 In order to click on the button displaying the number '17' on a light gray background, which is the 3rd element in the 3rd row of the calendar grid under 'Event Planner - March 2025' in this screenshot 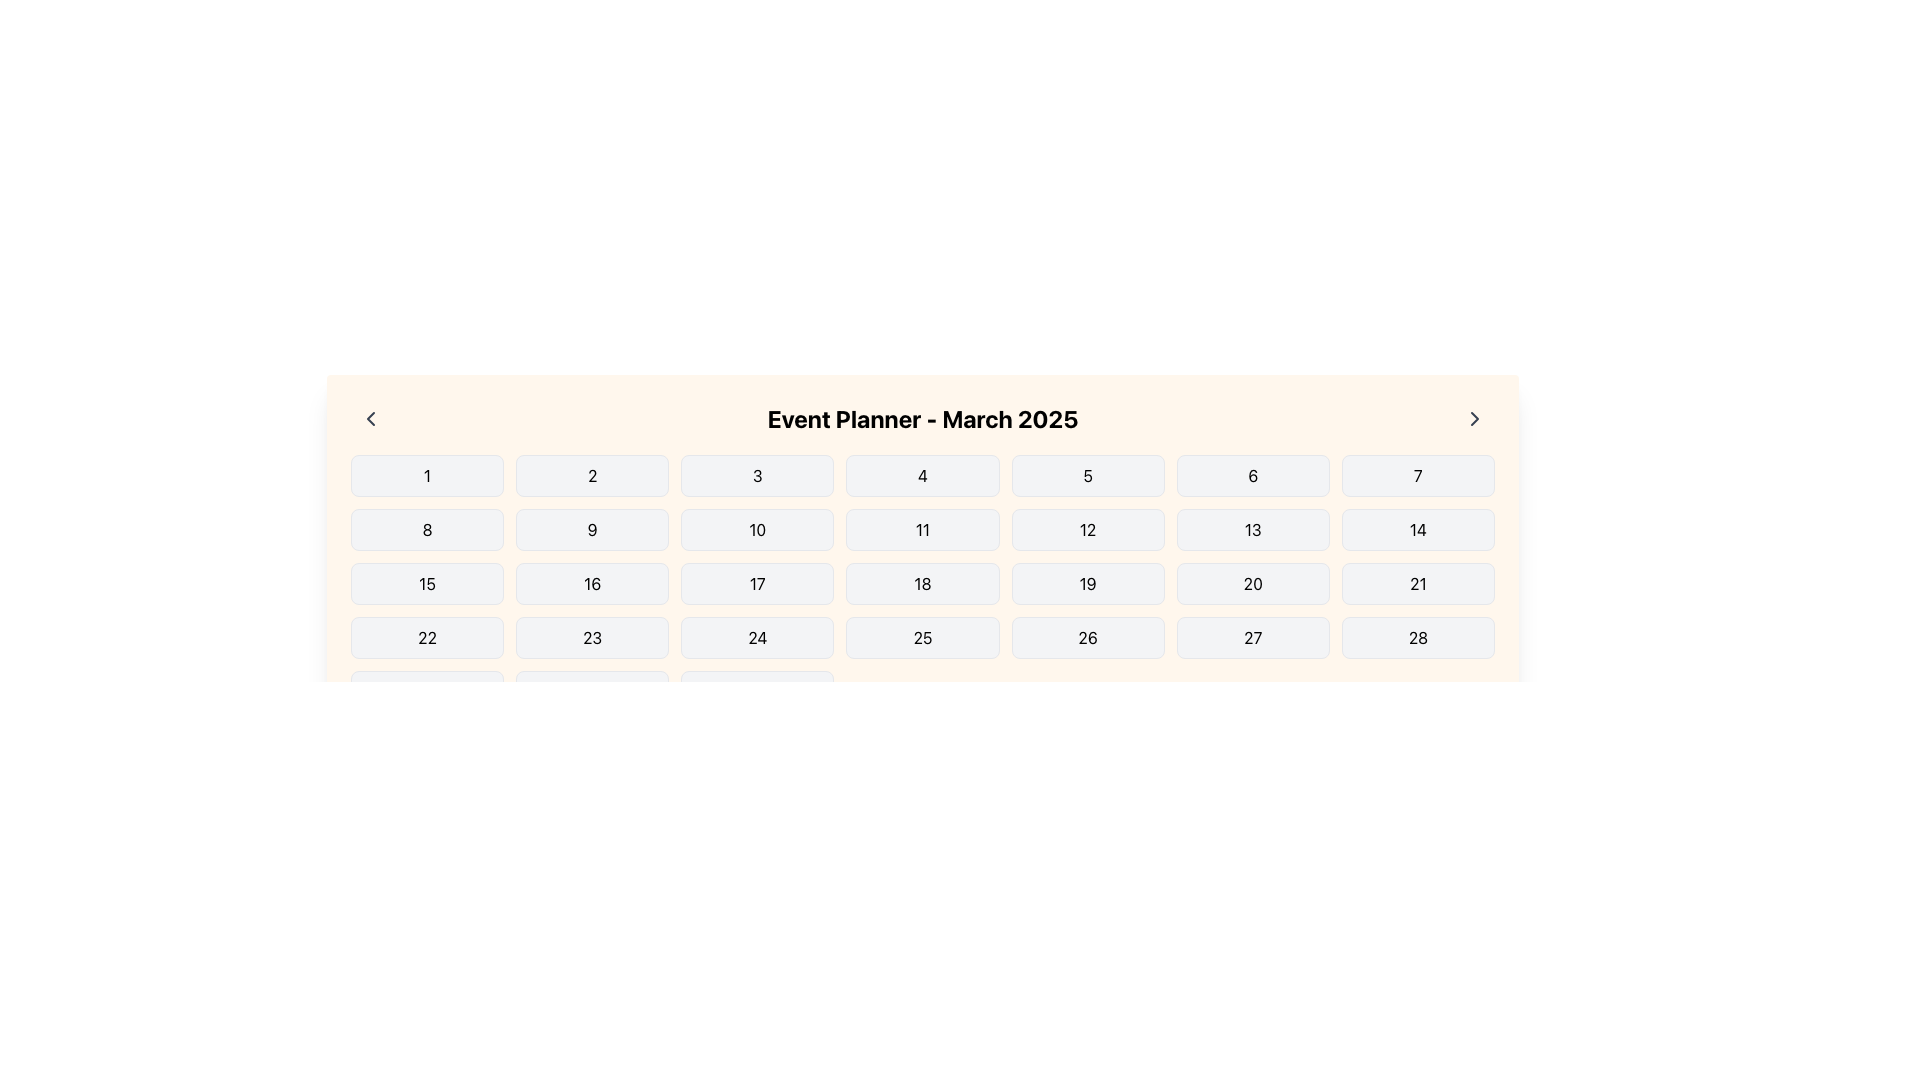, I will do `click(756, 583)`.